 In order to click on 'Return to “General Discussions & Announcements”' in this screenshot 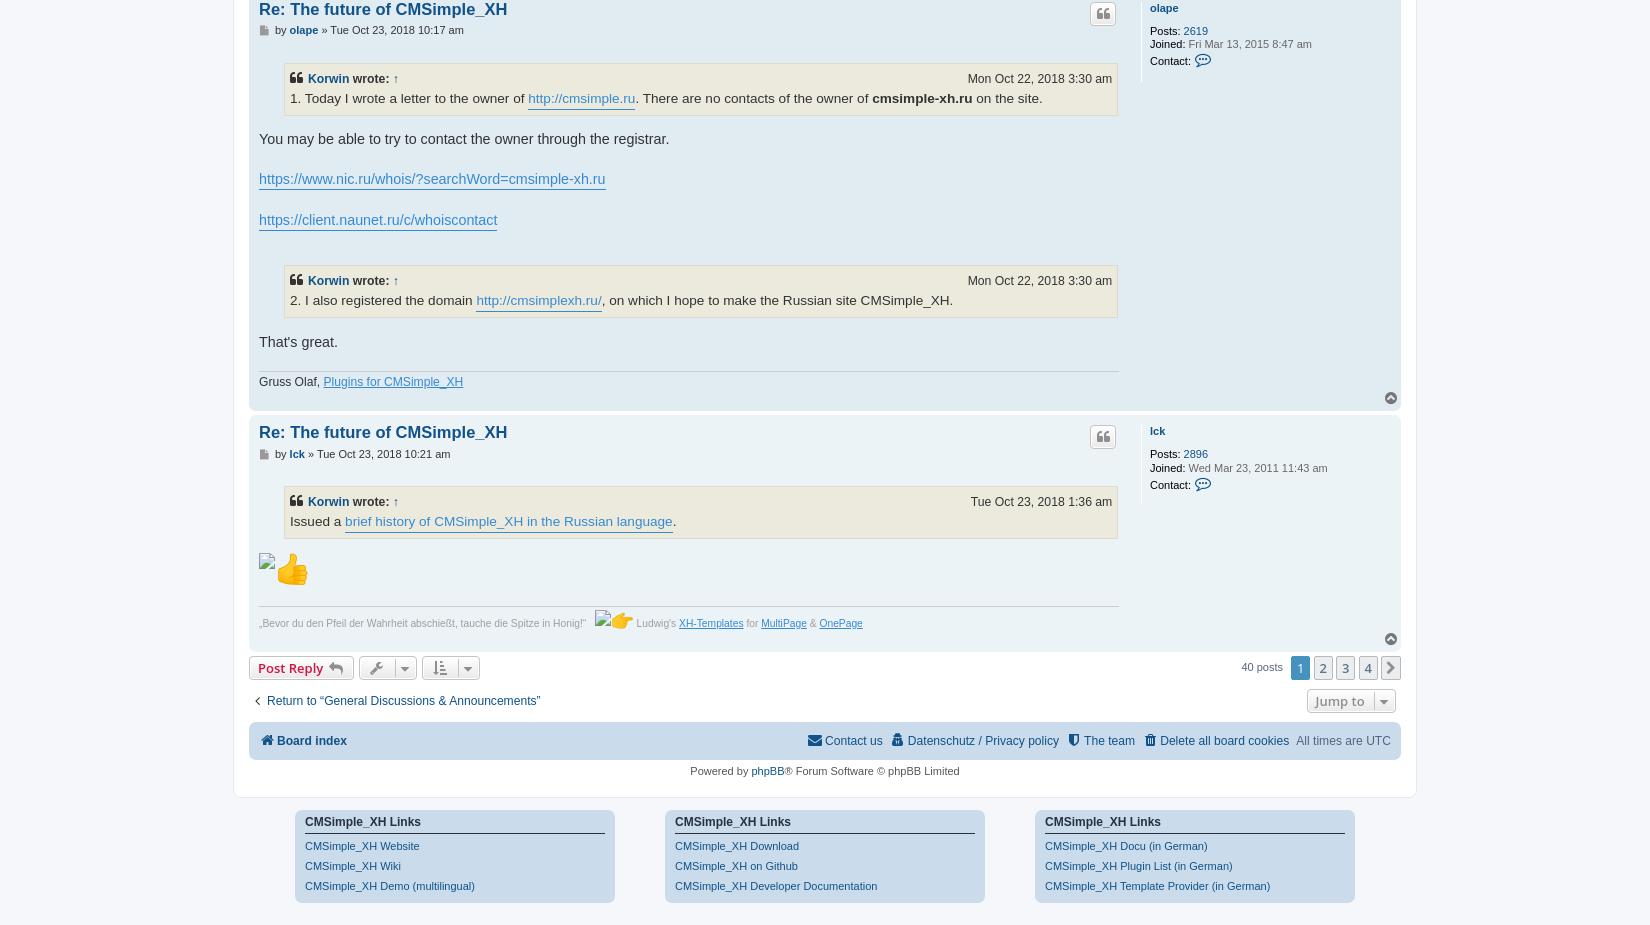, I will do `click(403, 700)`.